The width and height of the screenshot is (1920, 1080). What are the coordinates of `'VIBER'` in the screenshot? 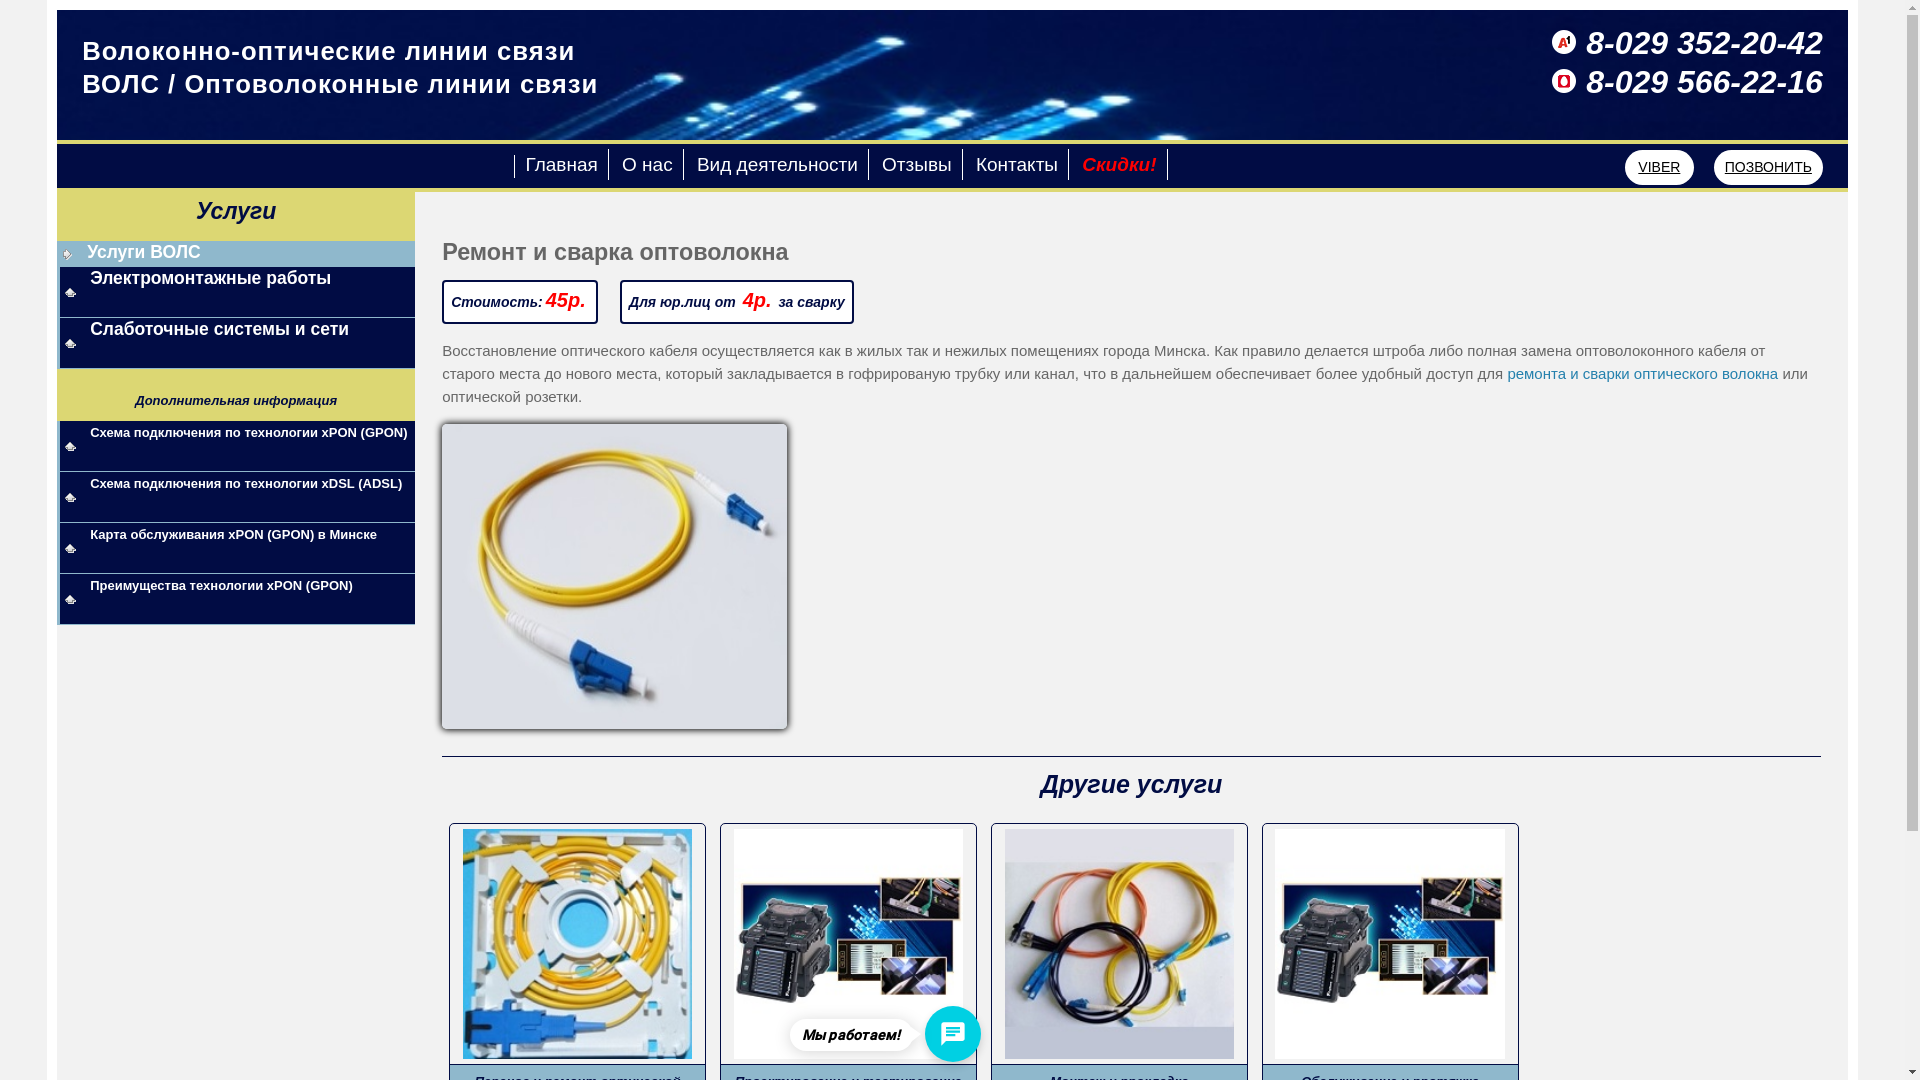 It's located at (1625, 166).